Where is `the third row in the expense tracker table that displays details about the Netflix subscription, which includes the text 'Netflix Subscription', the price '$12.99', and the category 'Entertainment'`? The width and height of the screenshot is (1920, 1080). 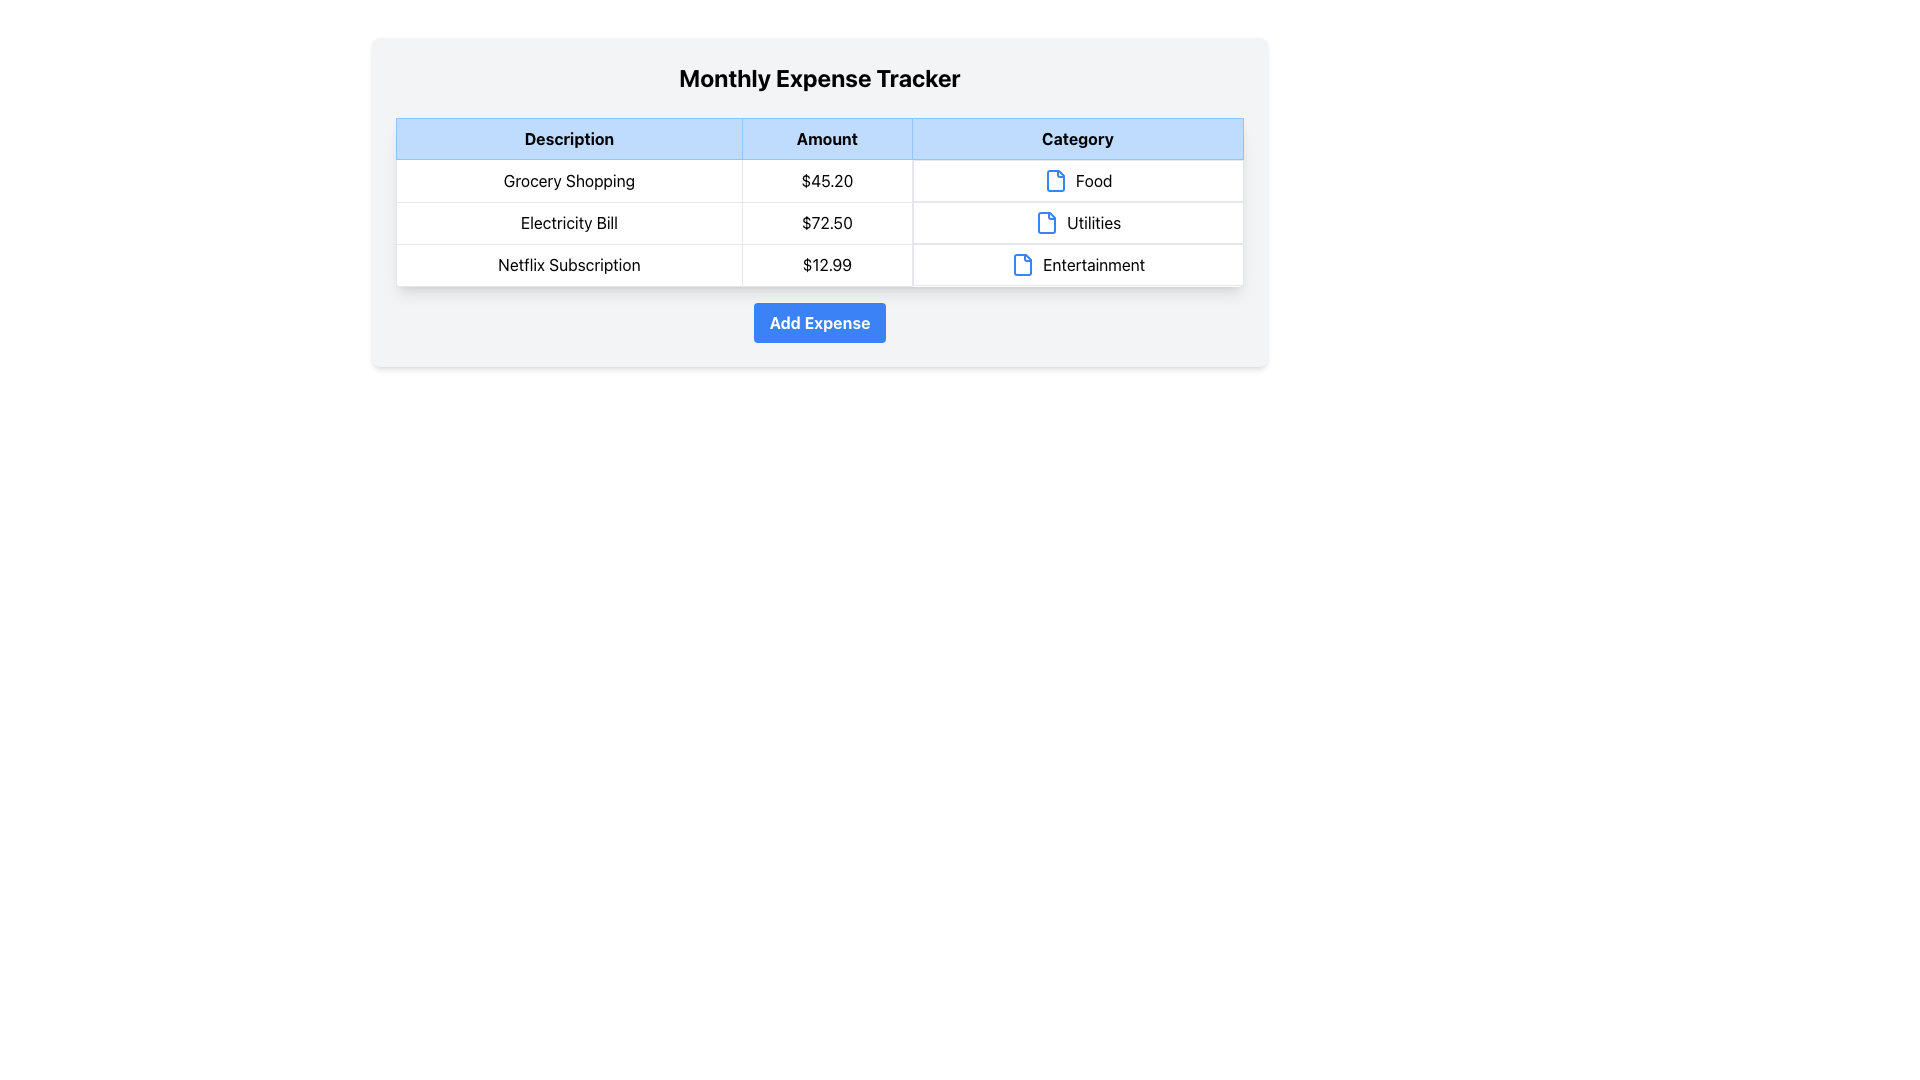
the third row in the expense tracker table that displays details about the Netflix subscription, which includes the text 'Netflix Subscription', the price '$12.99', and the category 'Entertainment' is located at coordinates (820, 264).